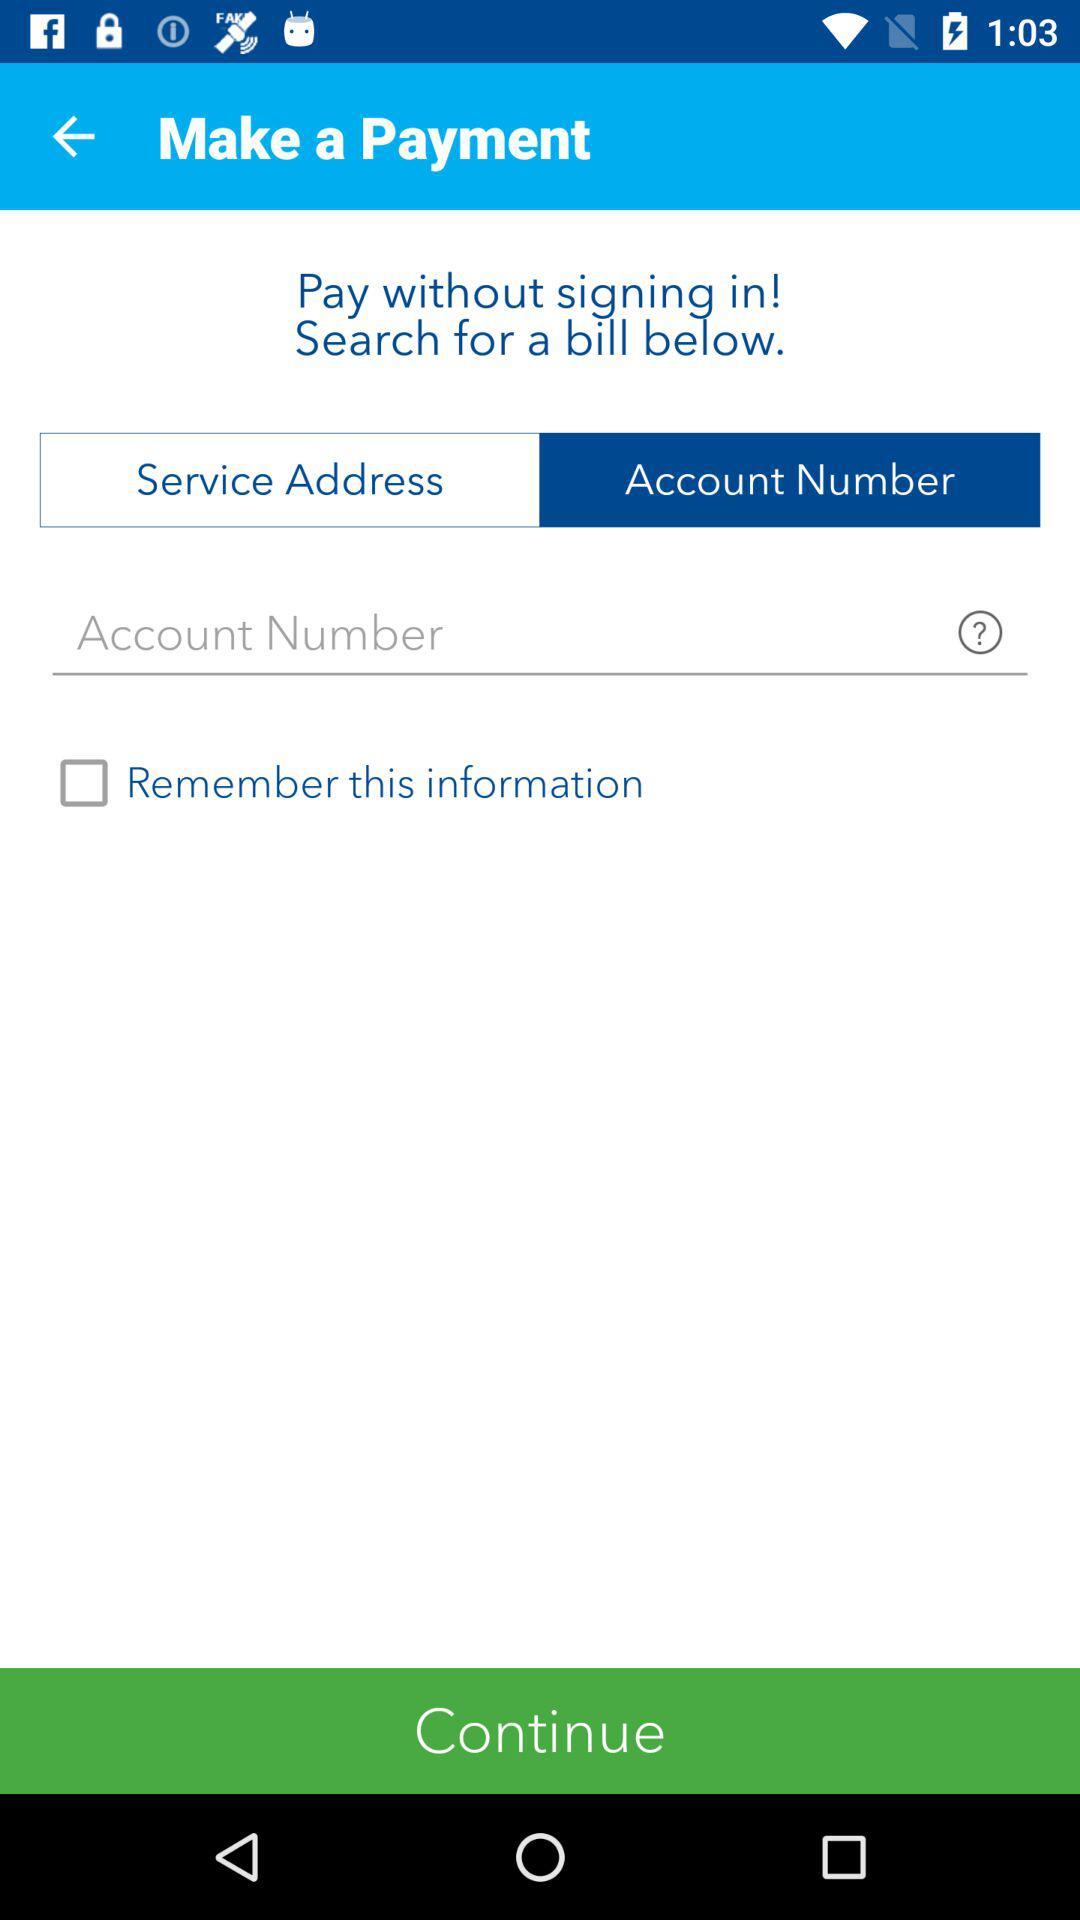 This screenshot has width=1080, height=1920. I want to click on the icon above pay without signing item, so click(72, 135).